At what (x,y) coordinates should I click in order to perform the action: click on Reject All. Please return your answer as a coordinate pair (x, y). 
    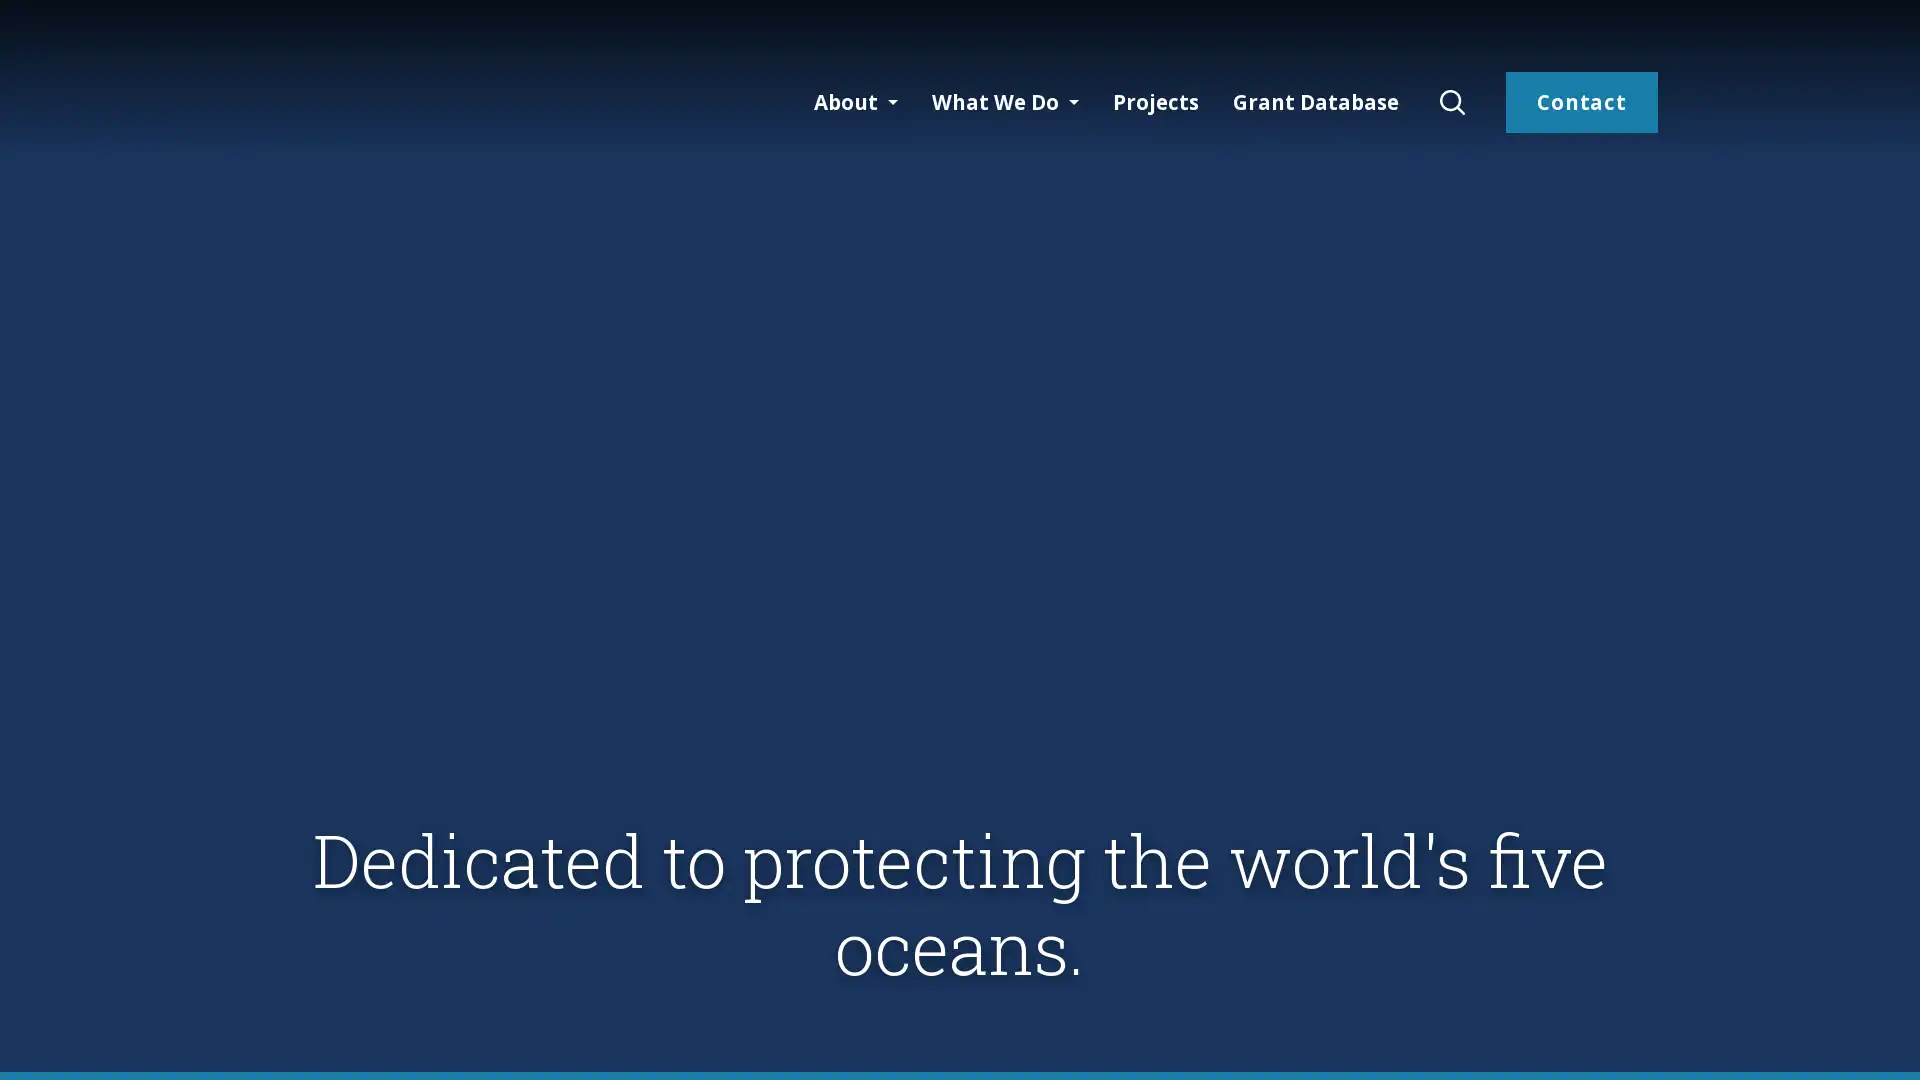
    Looking at the image, I should click on (1706, 1039).